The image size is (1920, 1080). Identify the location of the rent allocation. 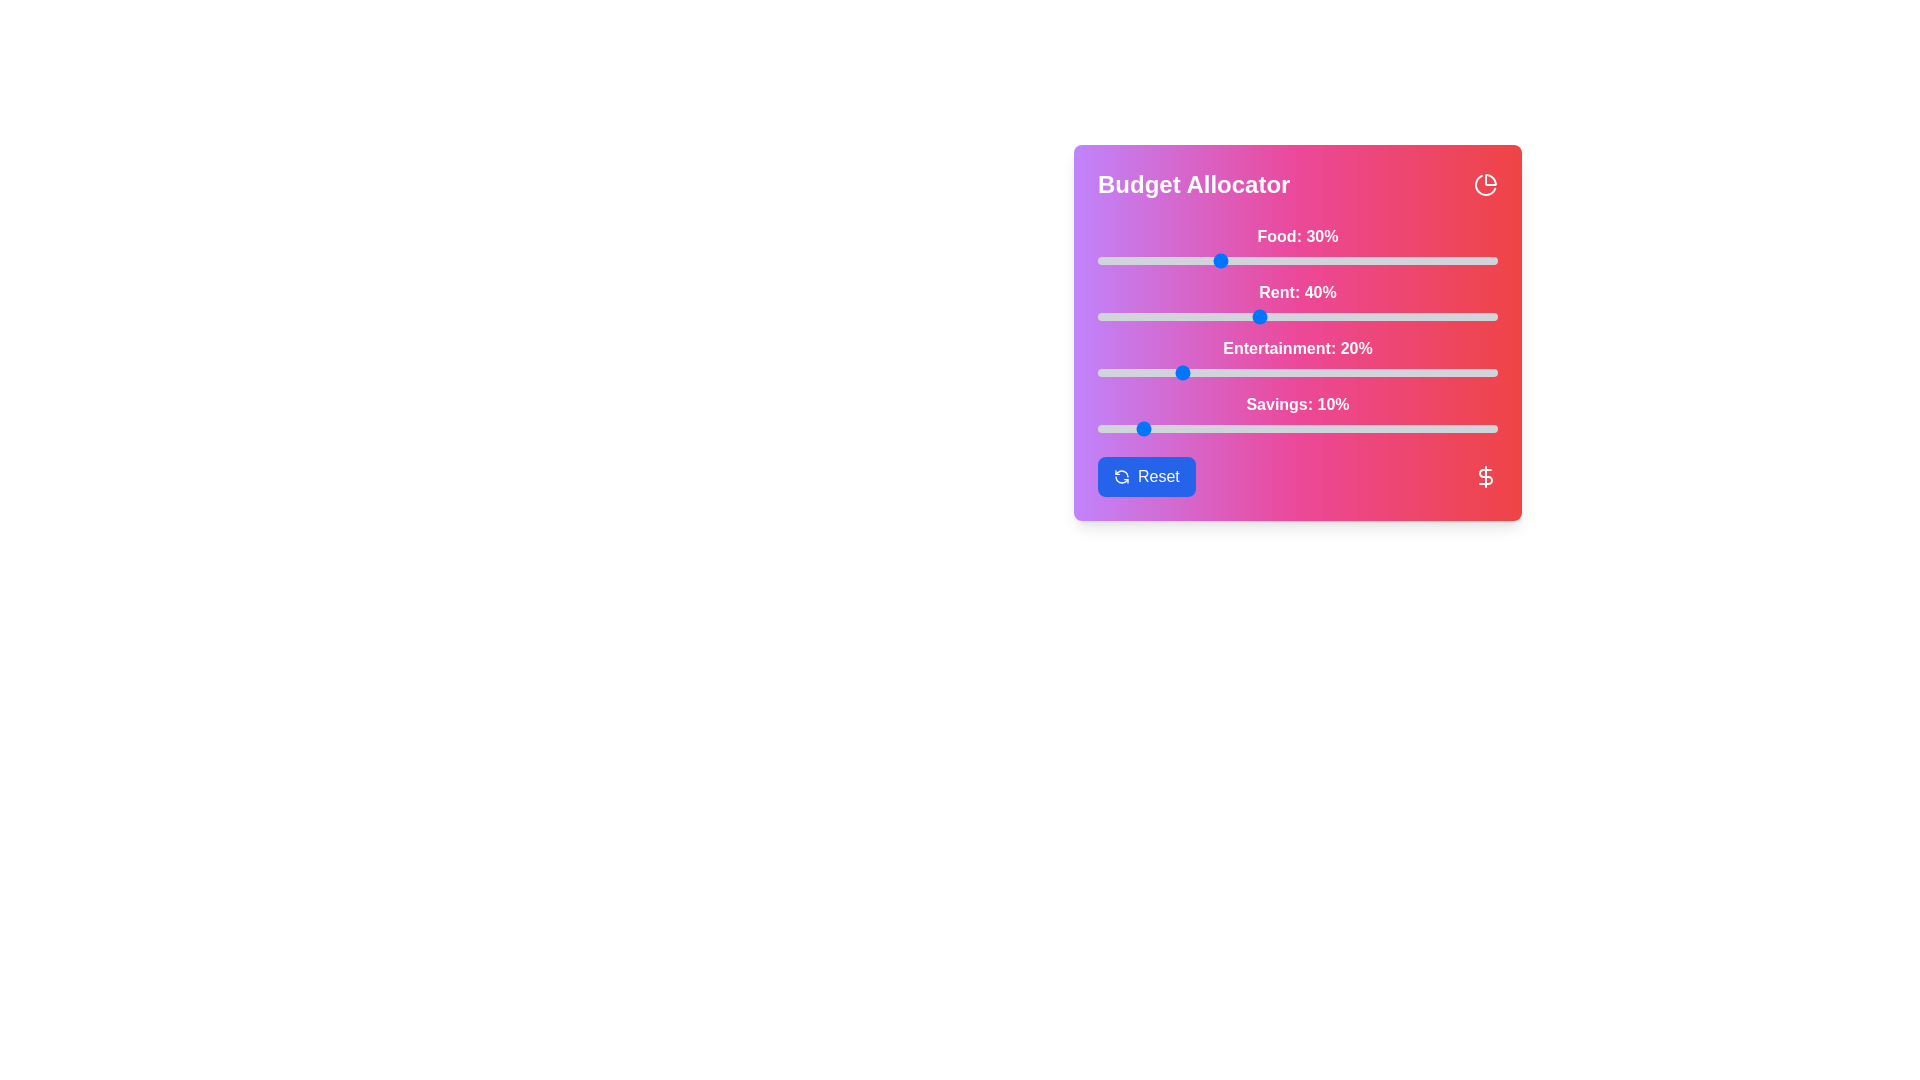
(1174, 315).